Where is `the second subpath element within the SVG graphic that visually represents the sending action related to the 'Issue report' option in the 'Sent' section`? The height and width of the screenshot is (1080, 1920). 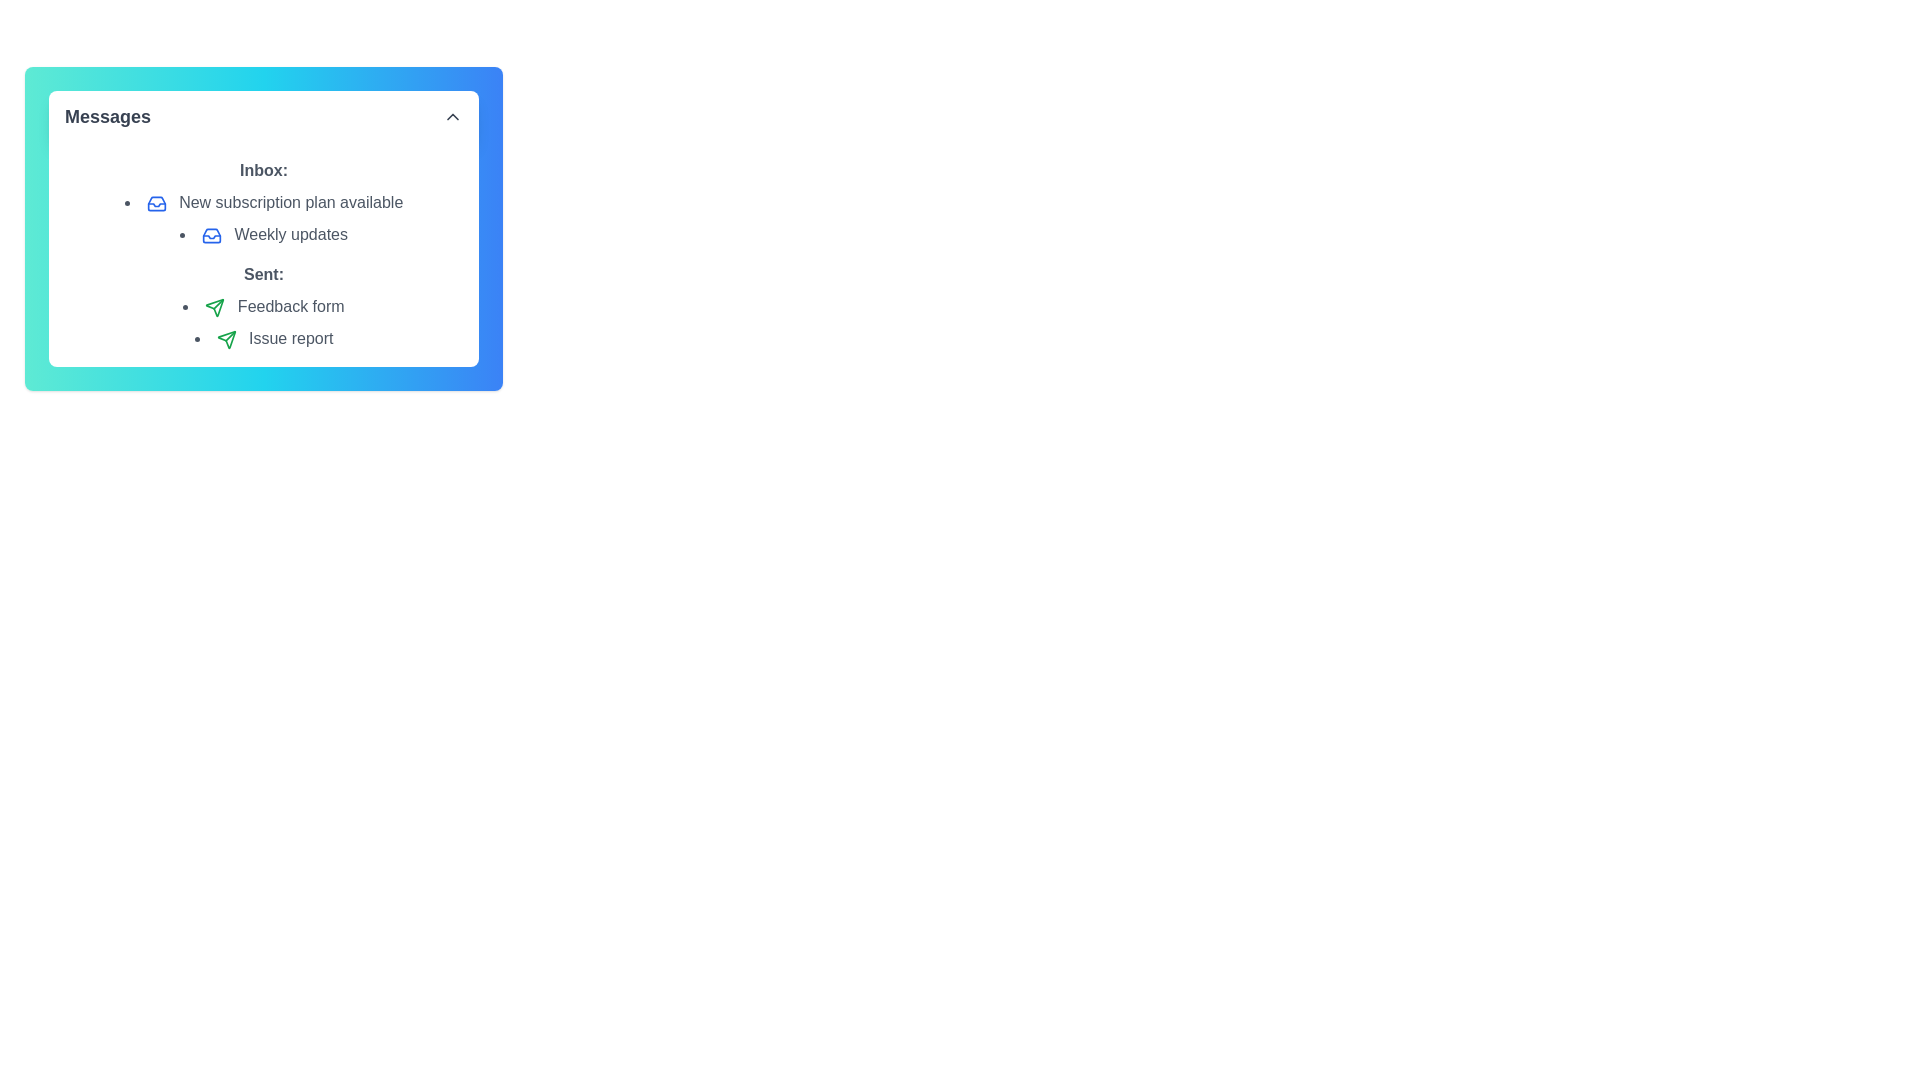
the second subpath element within the SVG graphic that visually represents the sending action related to the 'Issue report' option in the 'Sent' section is located at coordinates (230, 335).